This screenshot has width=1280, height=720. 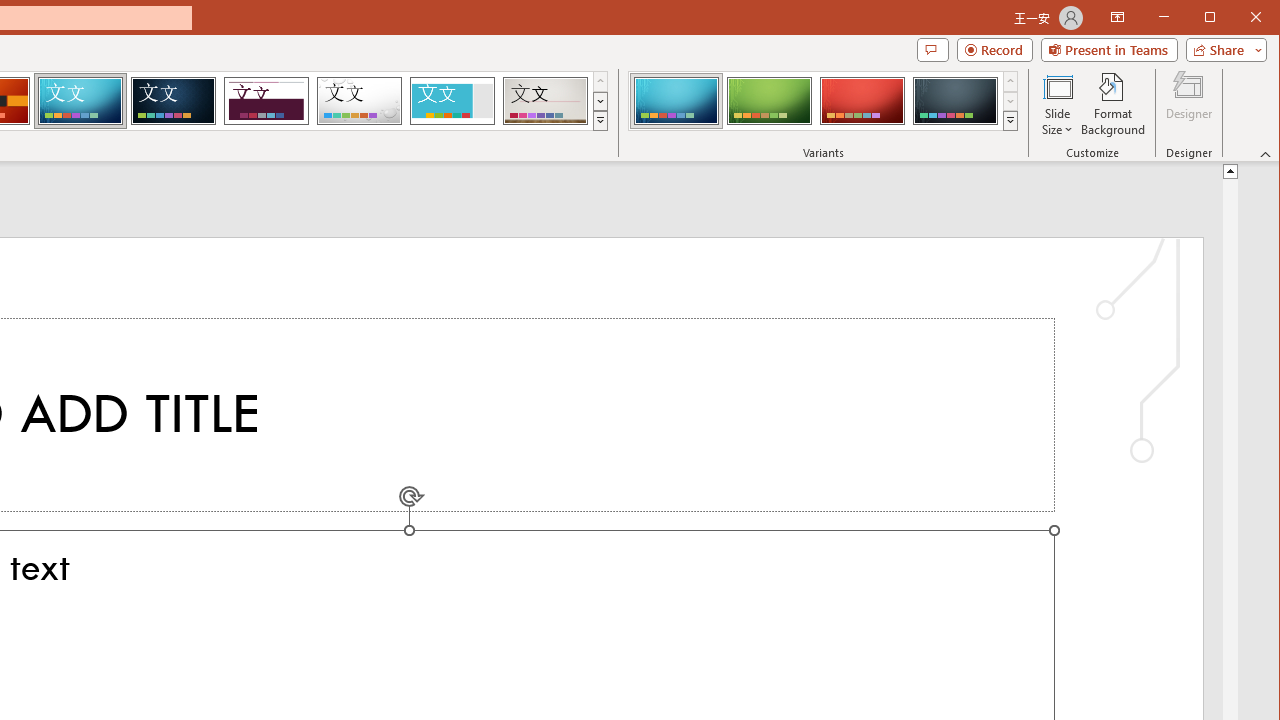 I want to click on 'Frame', so click(x=451, y=100).